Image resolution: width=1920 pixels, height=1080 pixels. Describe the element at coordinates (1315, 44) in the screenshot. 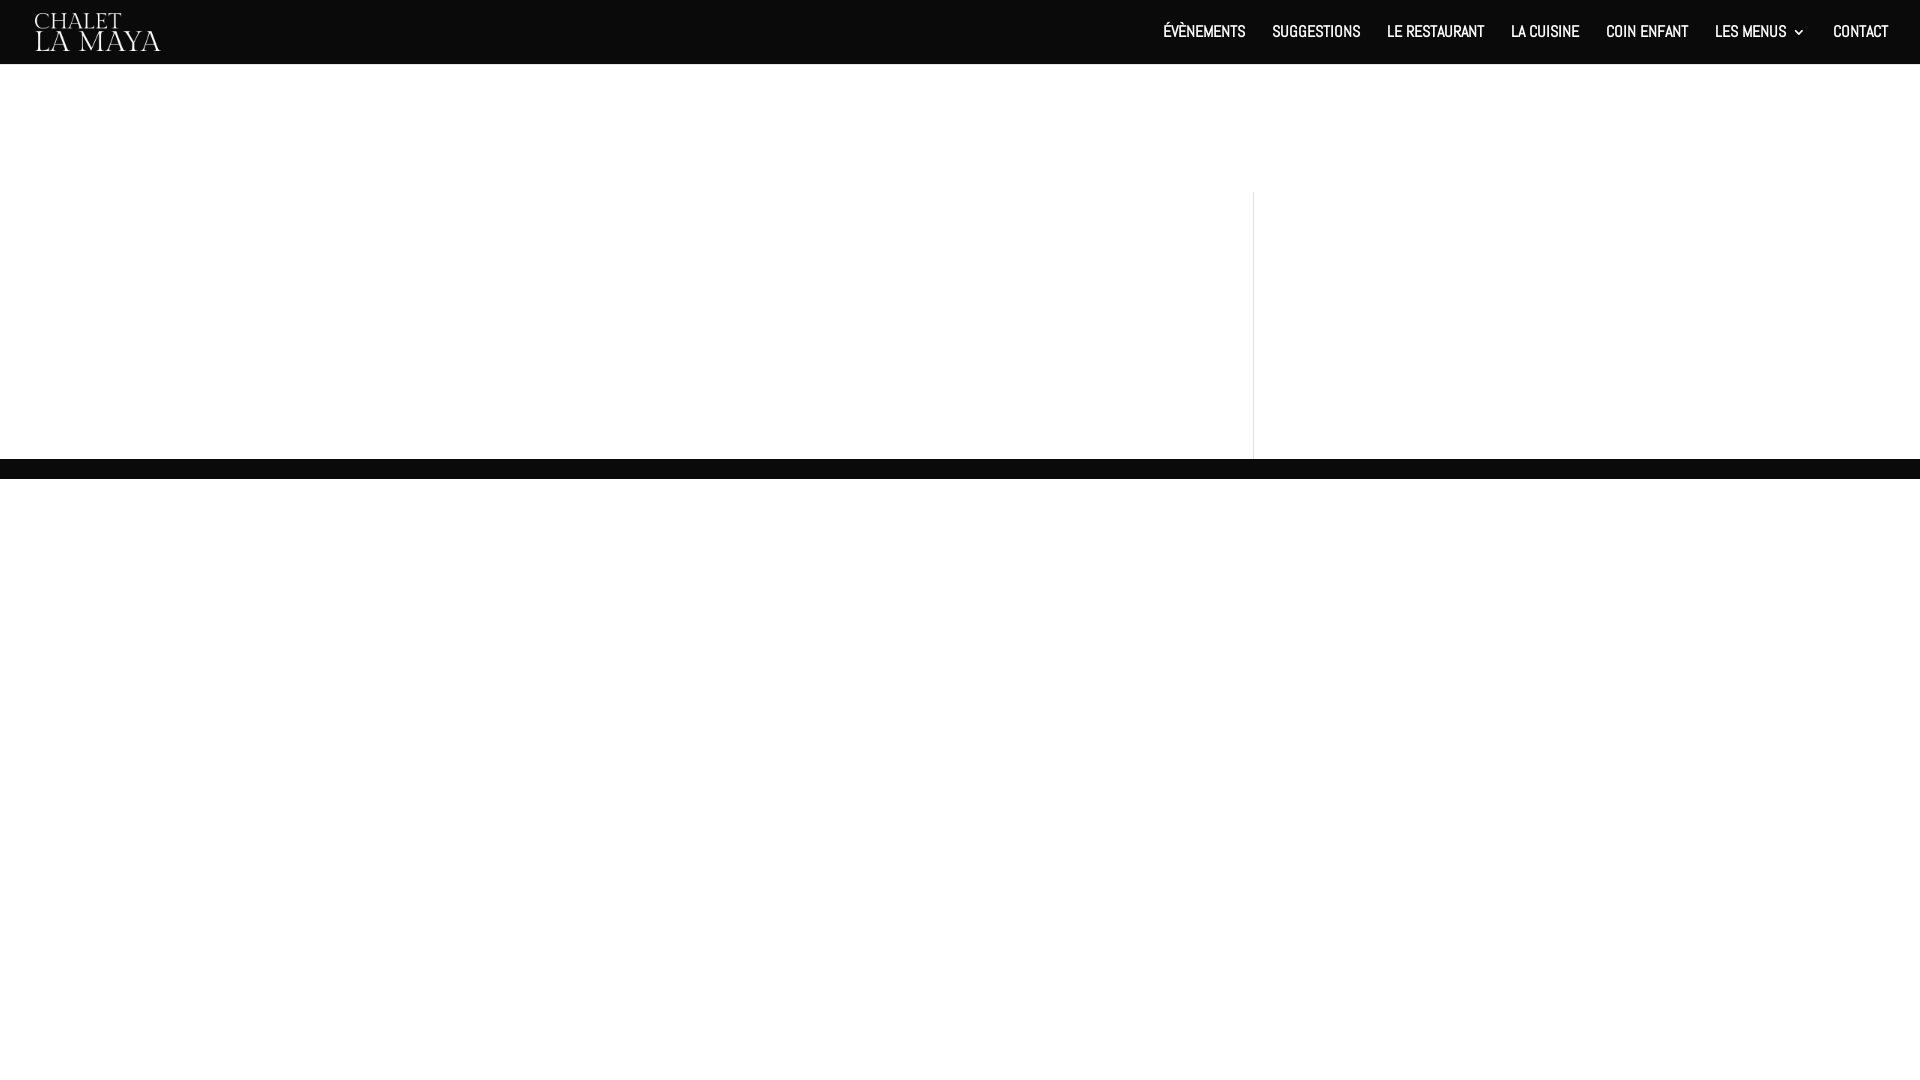

I see `'SUGGESTIONS'` at that location.